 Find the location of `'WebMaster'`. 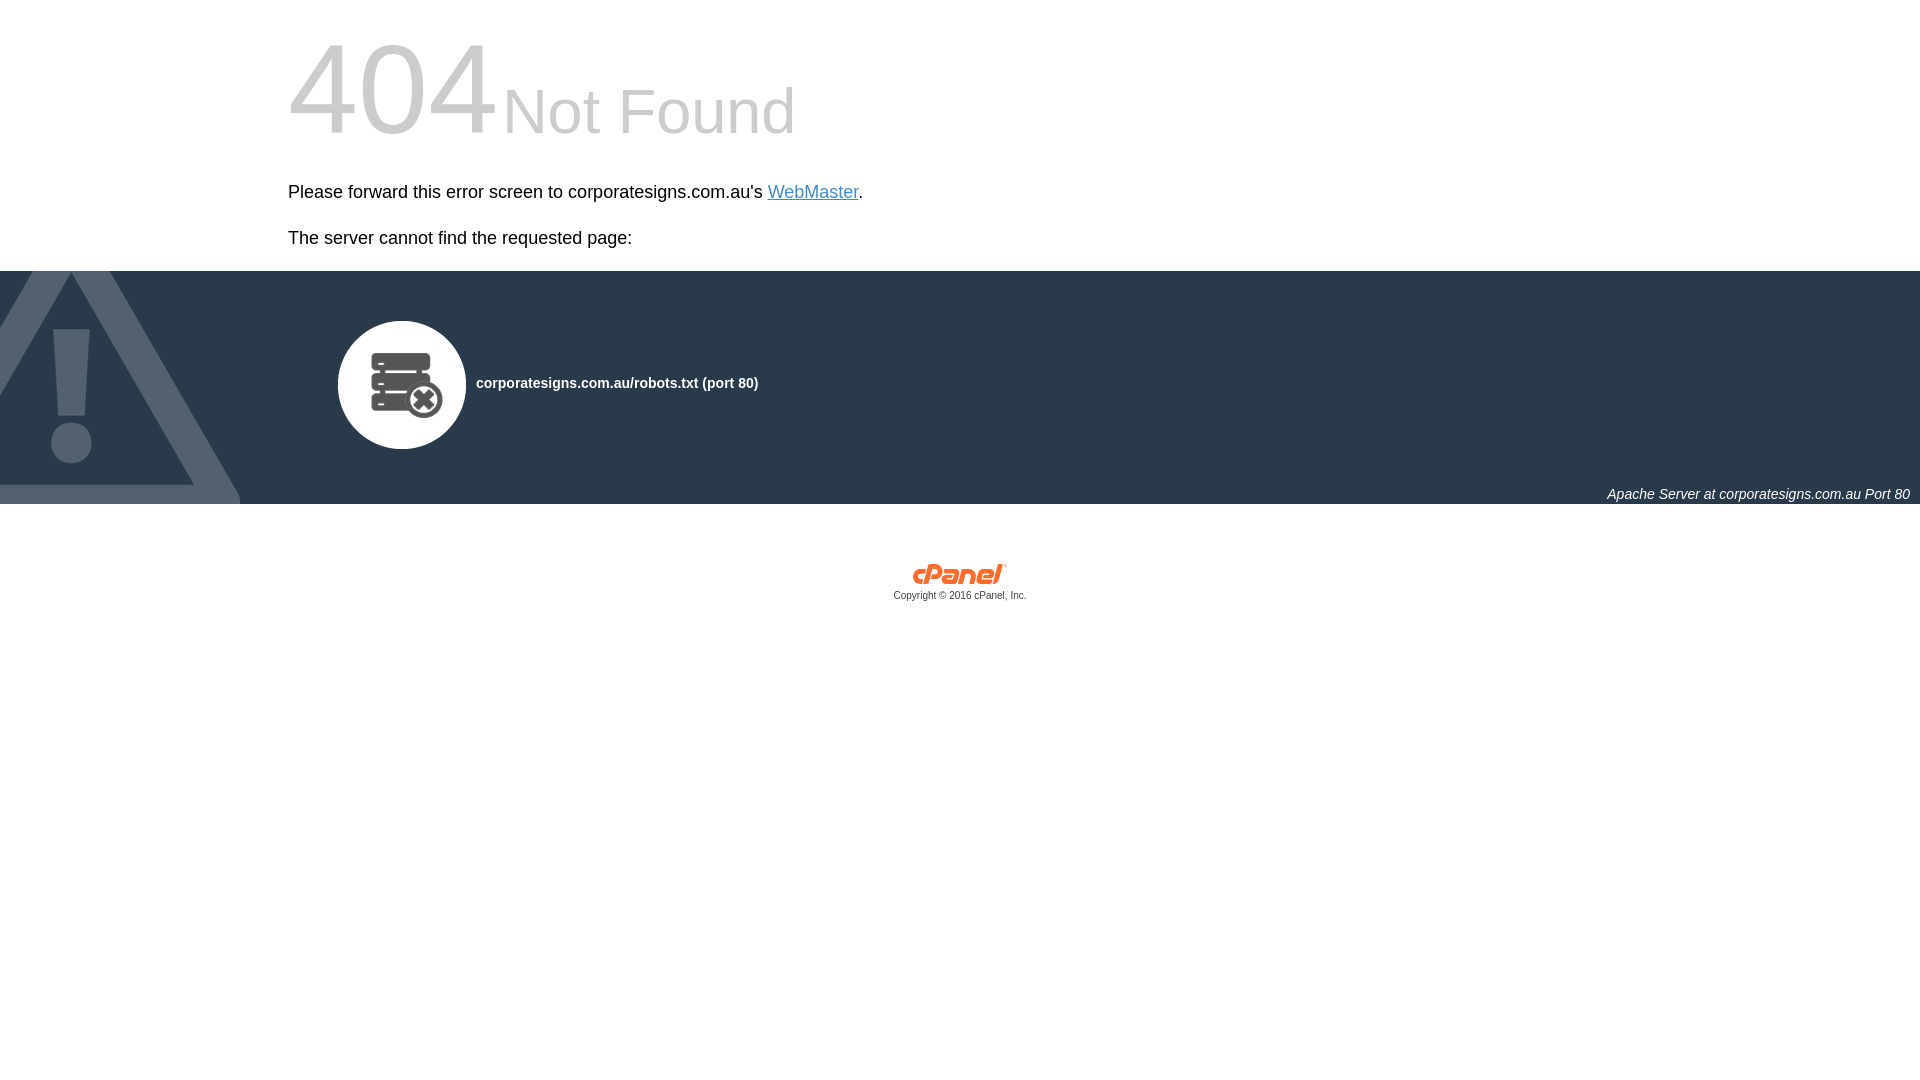

'WebMaster' is located at coordinates (813, 192).